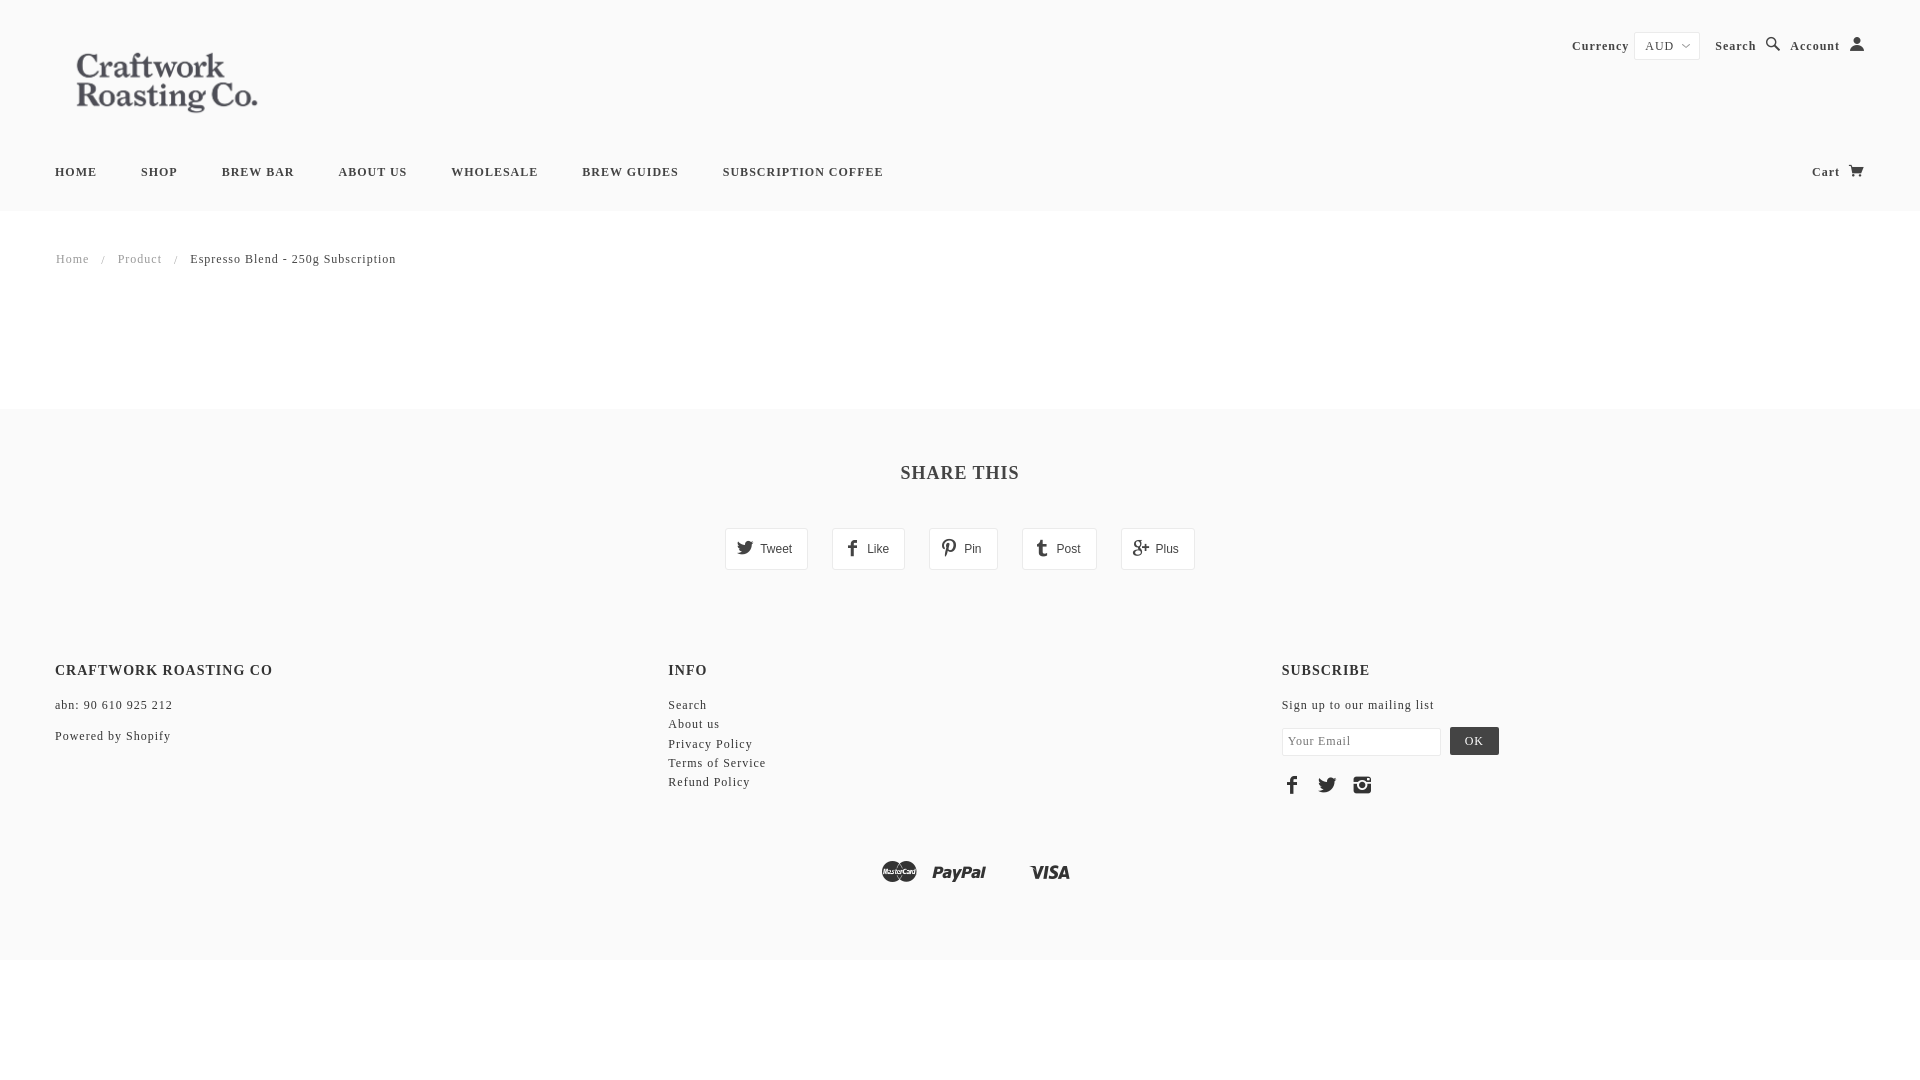 Image resolution: width=1920 pixels, height=1080 pixels. What do you see at coordinates (72, 257) in the screenshot?
I see `'Home'` at bounding box center [72, 257].